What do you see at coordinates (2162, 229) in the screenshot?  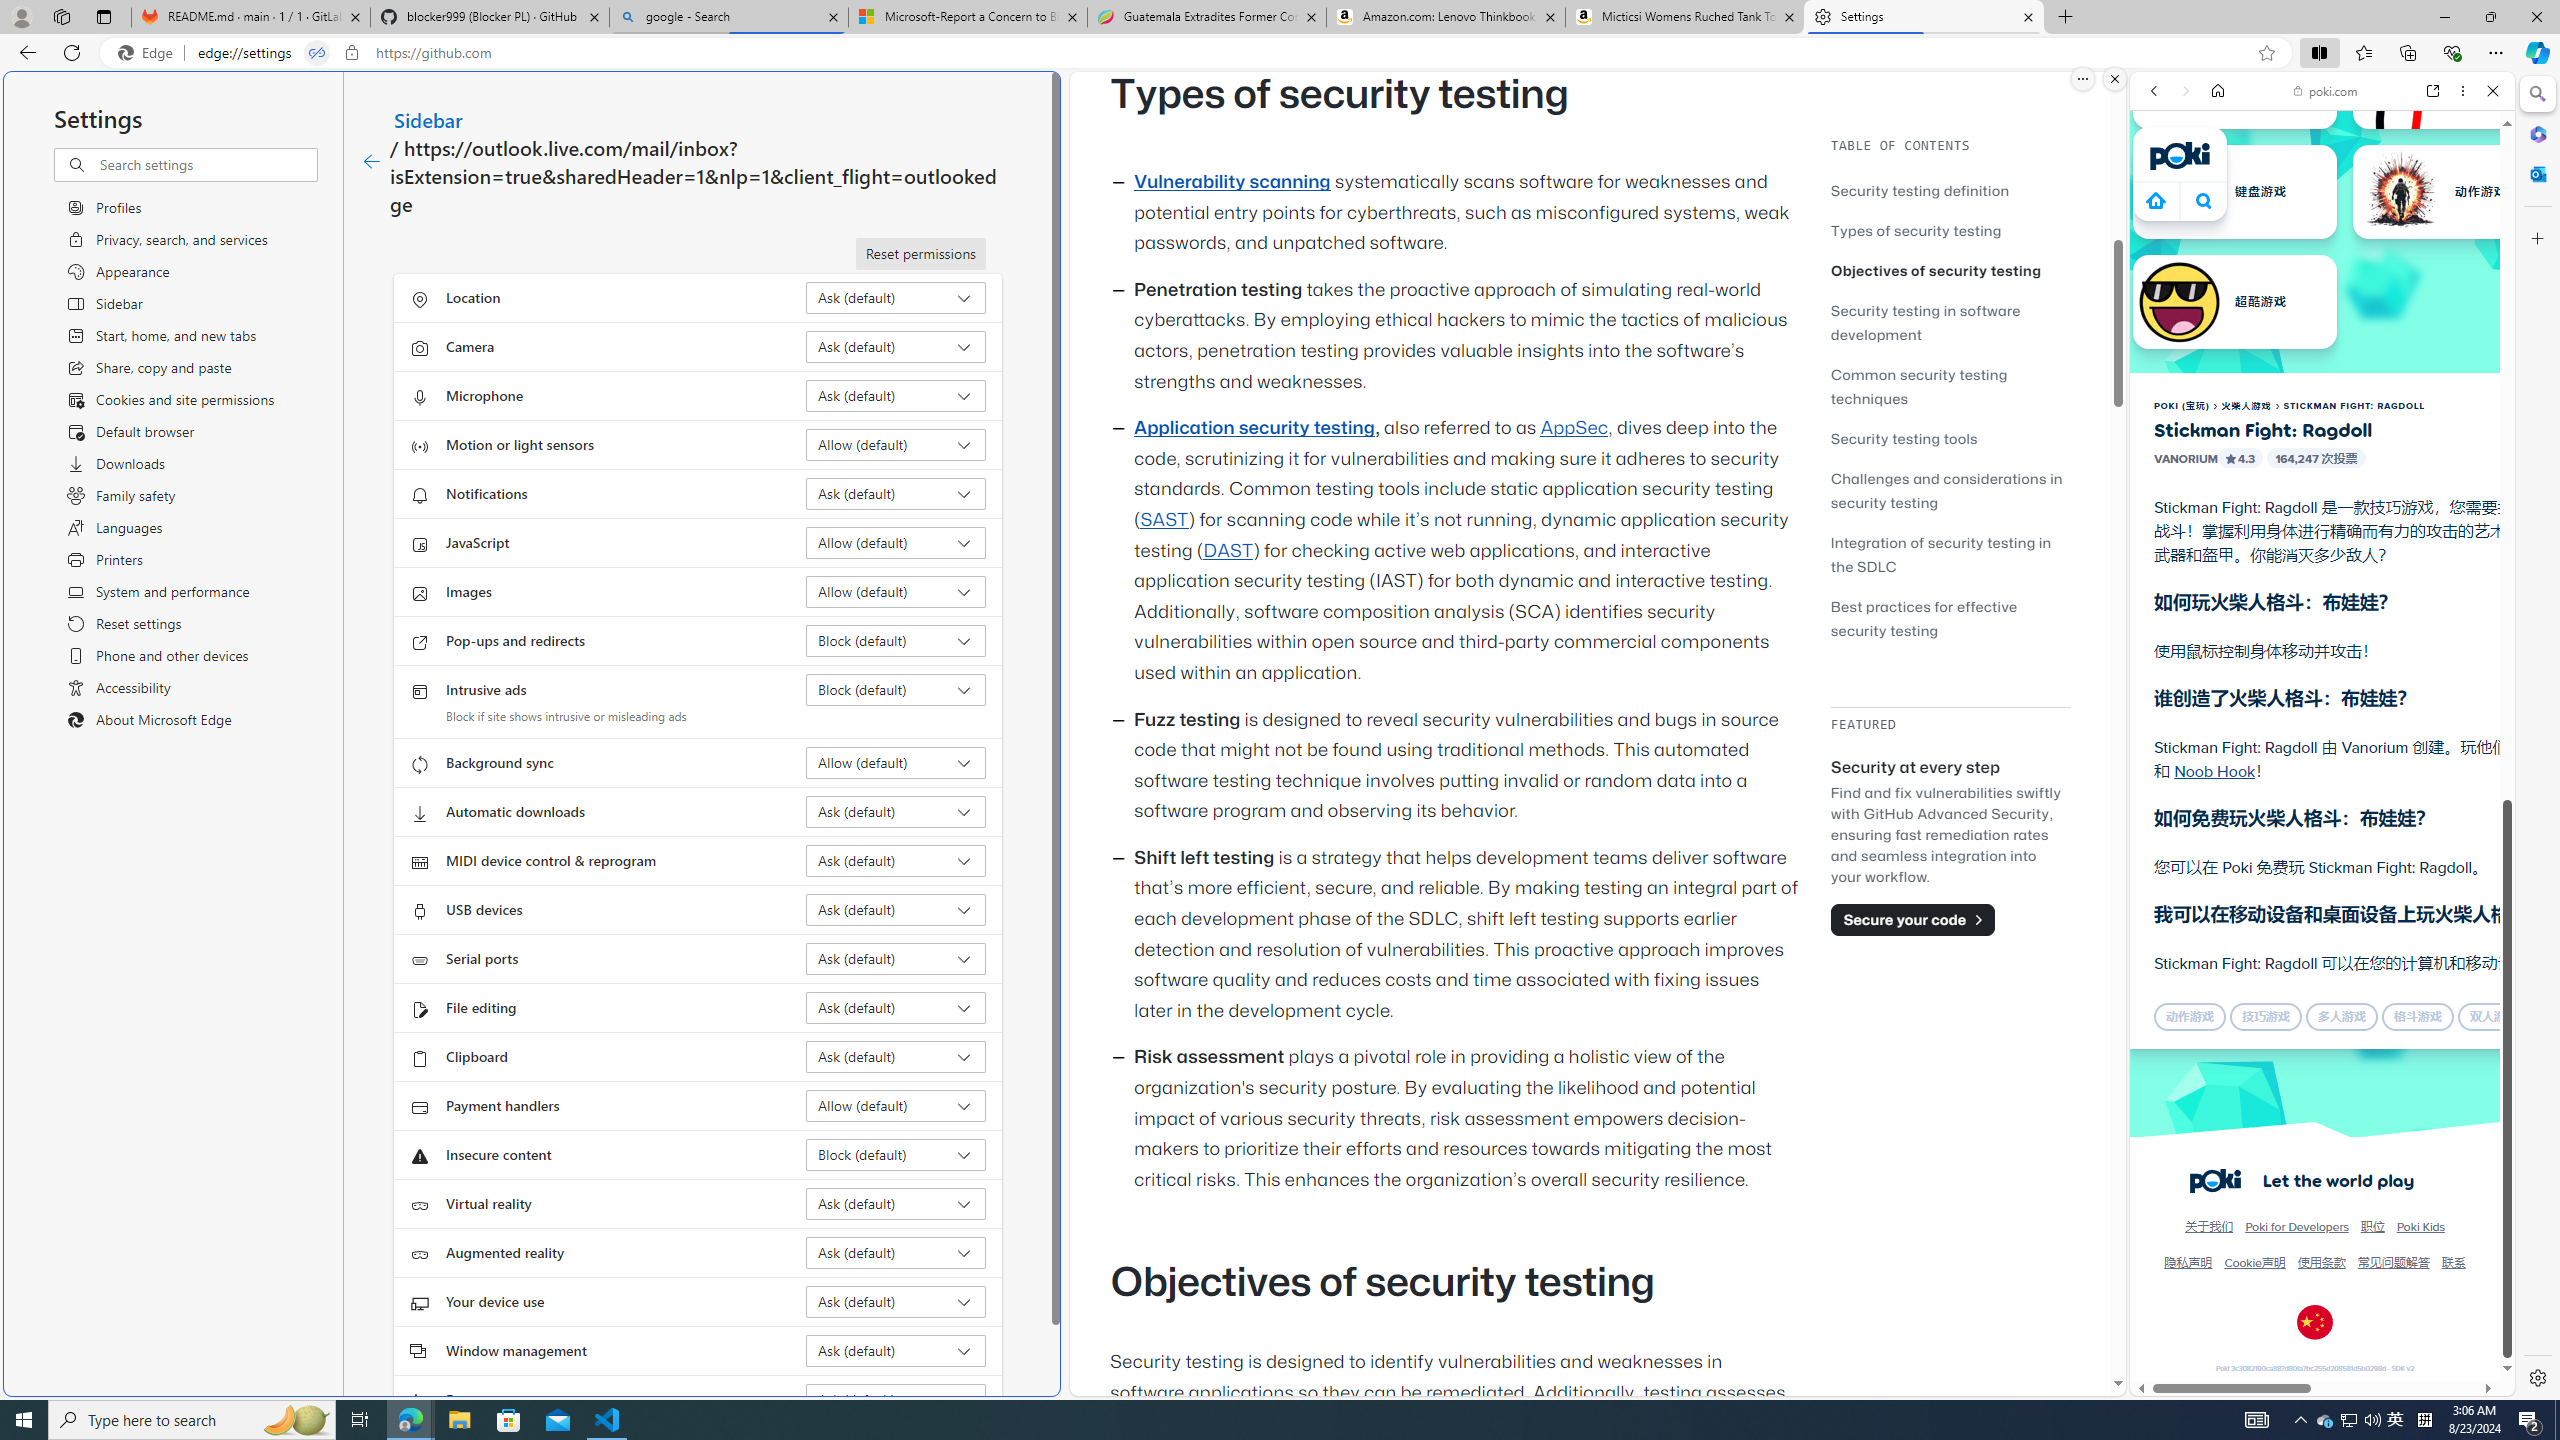 I see `'WEB  '` at bounding box center [2162, 229].